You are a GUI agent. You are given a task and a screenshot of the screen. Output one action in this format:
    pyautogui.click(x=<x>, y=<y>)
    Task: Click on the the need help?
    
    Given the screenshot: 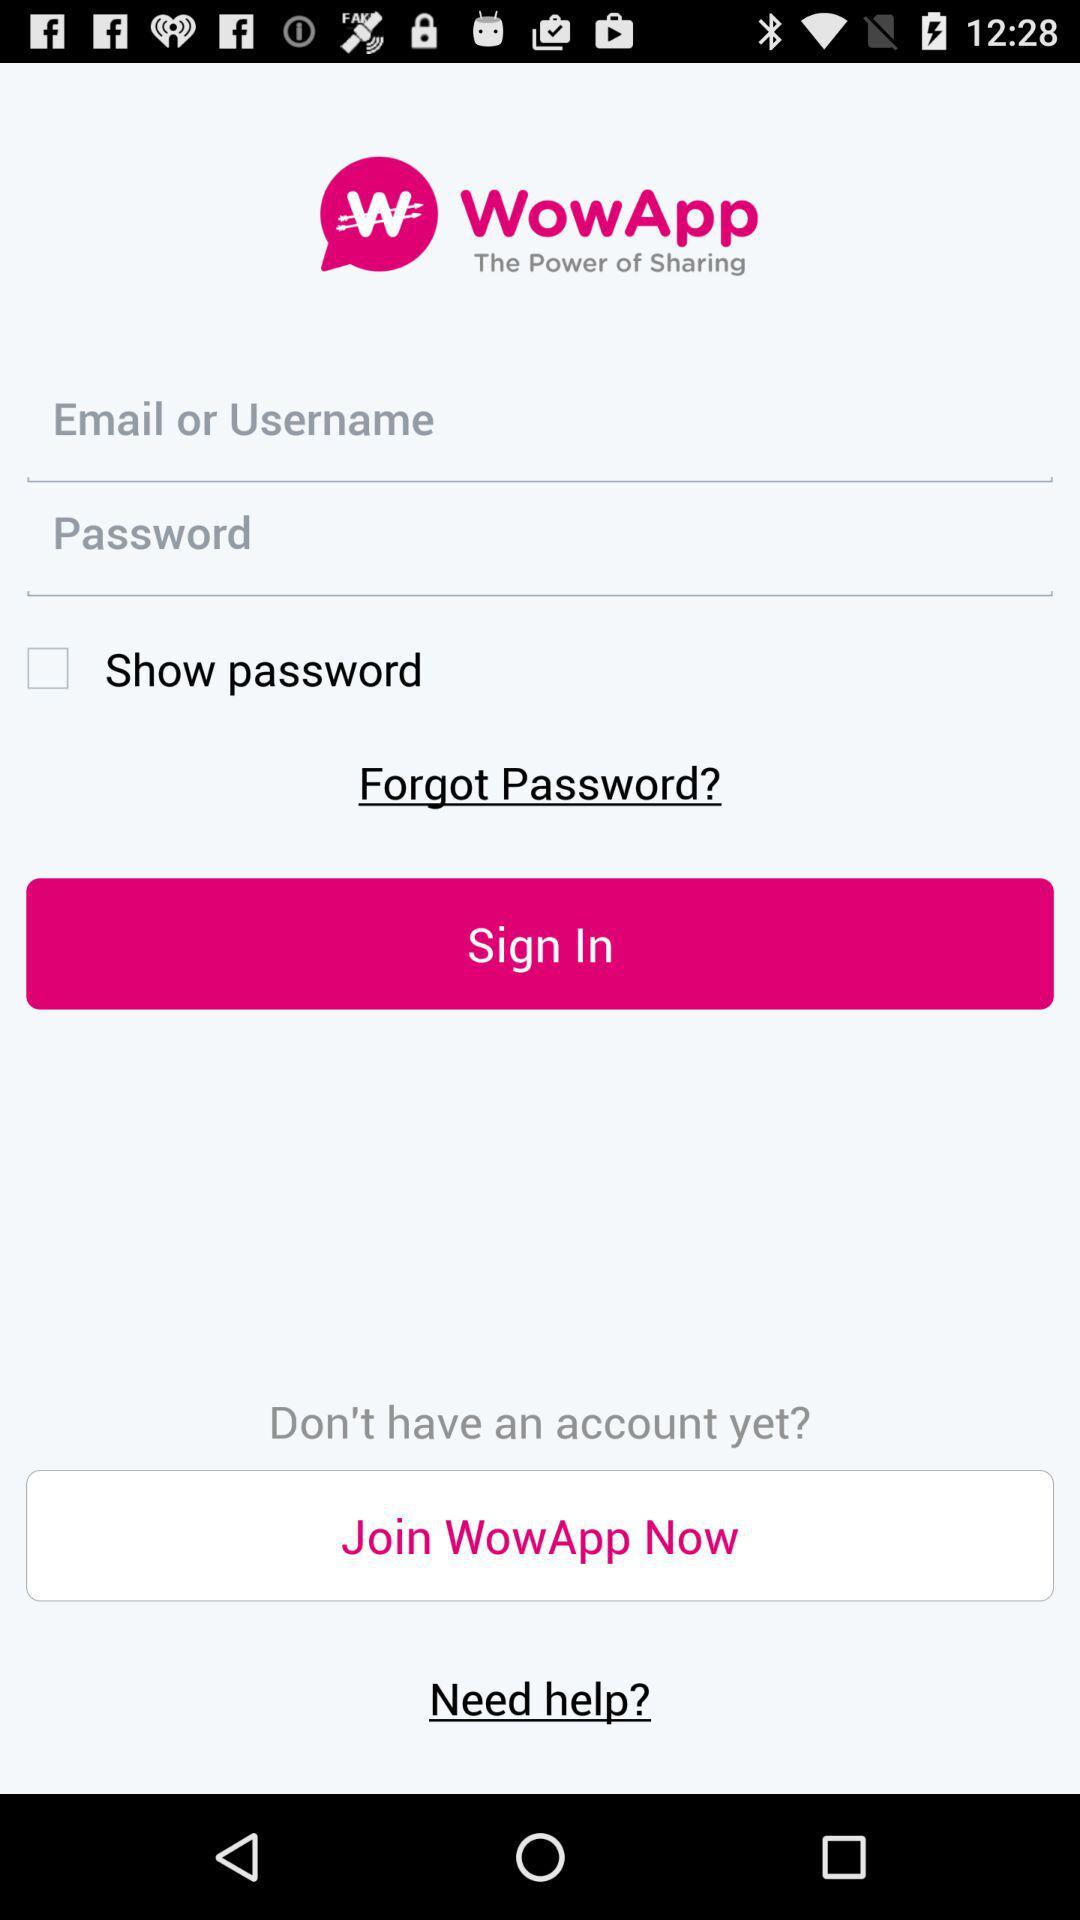 What is the action you would take?
    pyautogui.click(x=540, y=1696)
    